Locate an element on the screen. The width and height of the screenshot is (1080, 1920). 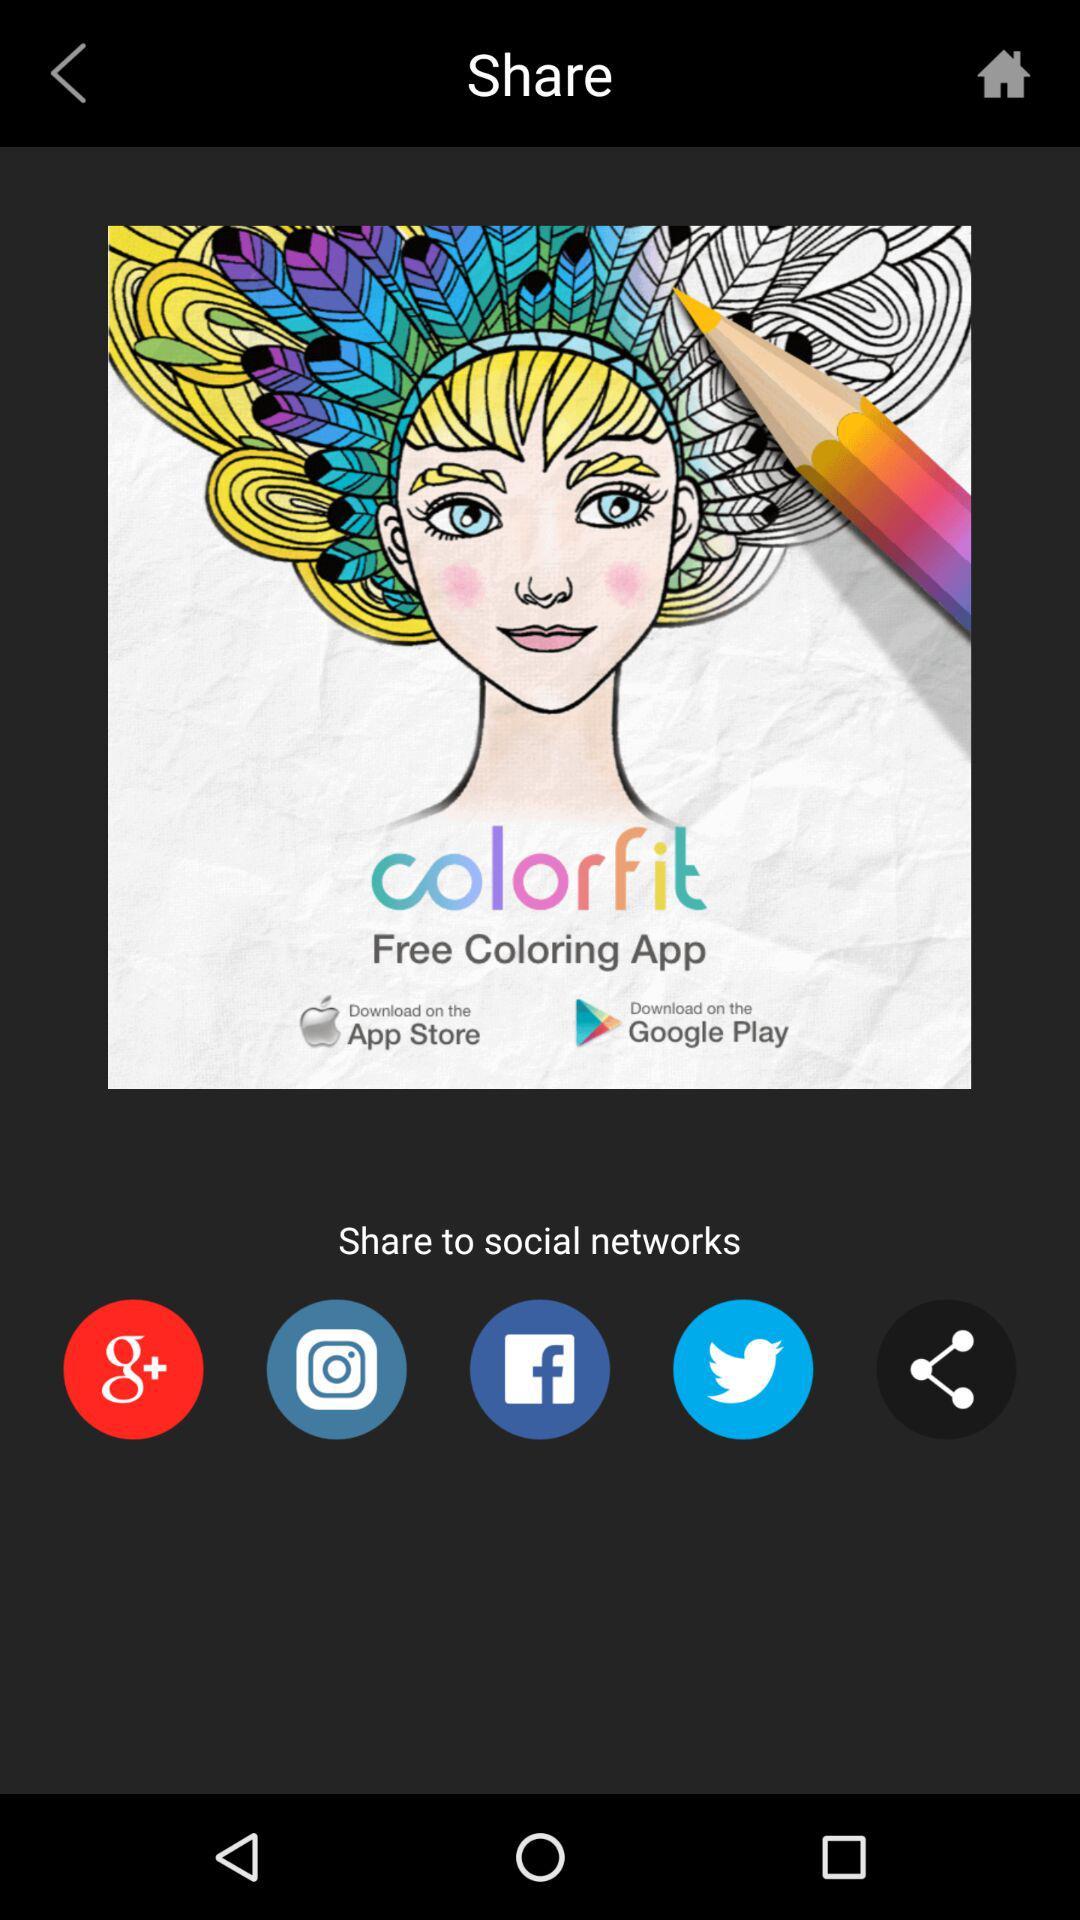
the item at the bottom is located at coordinates (538, 1368).